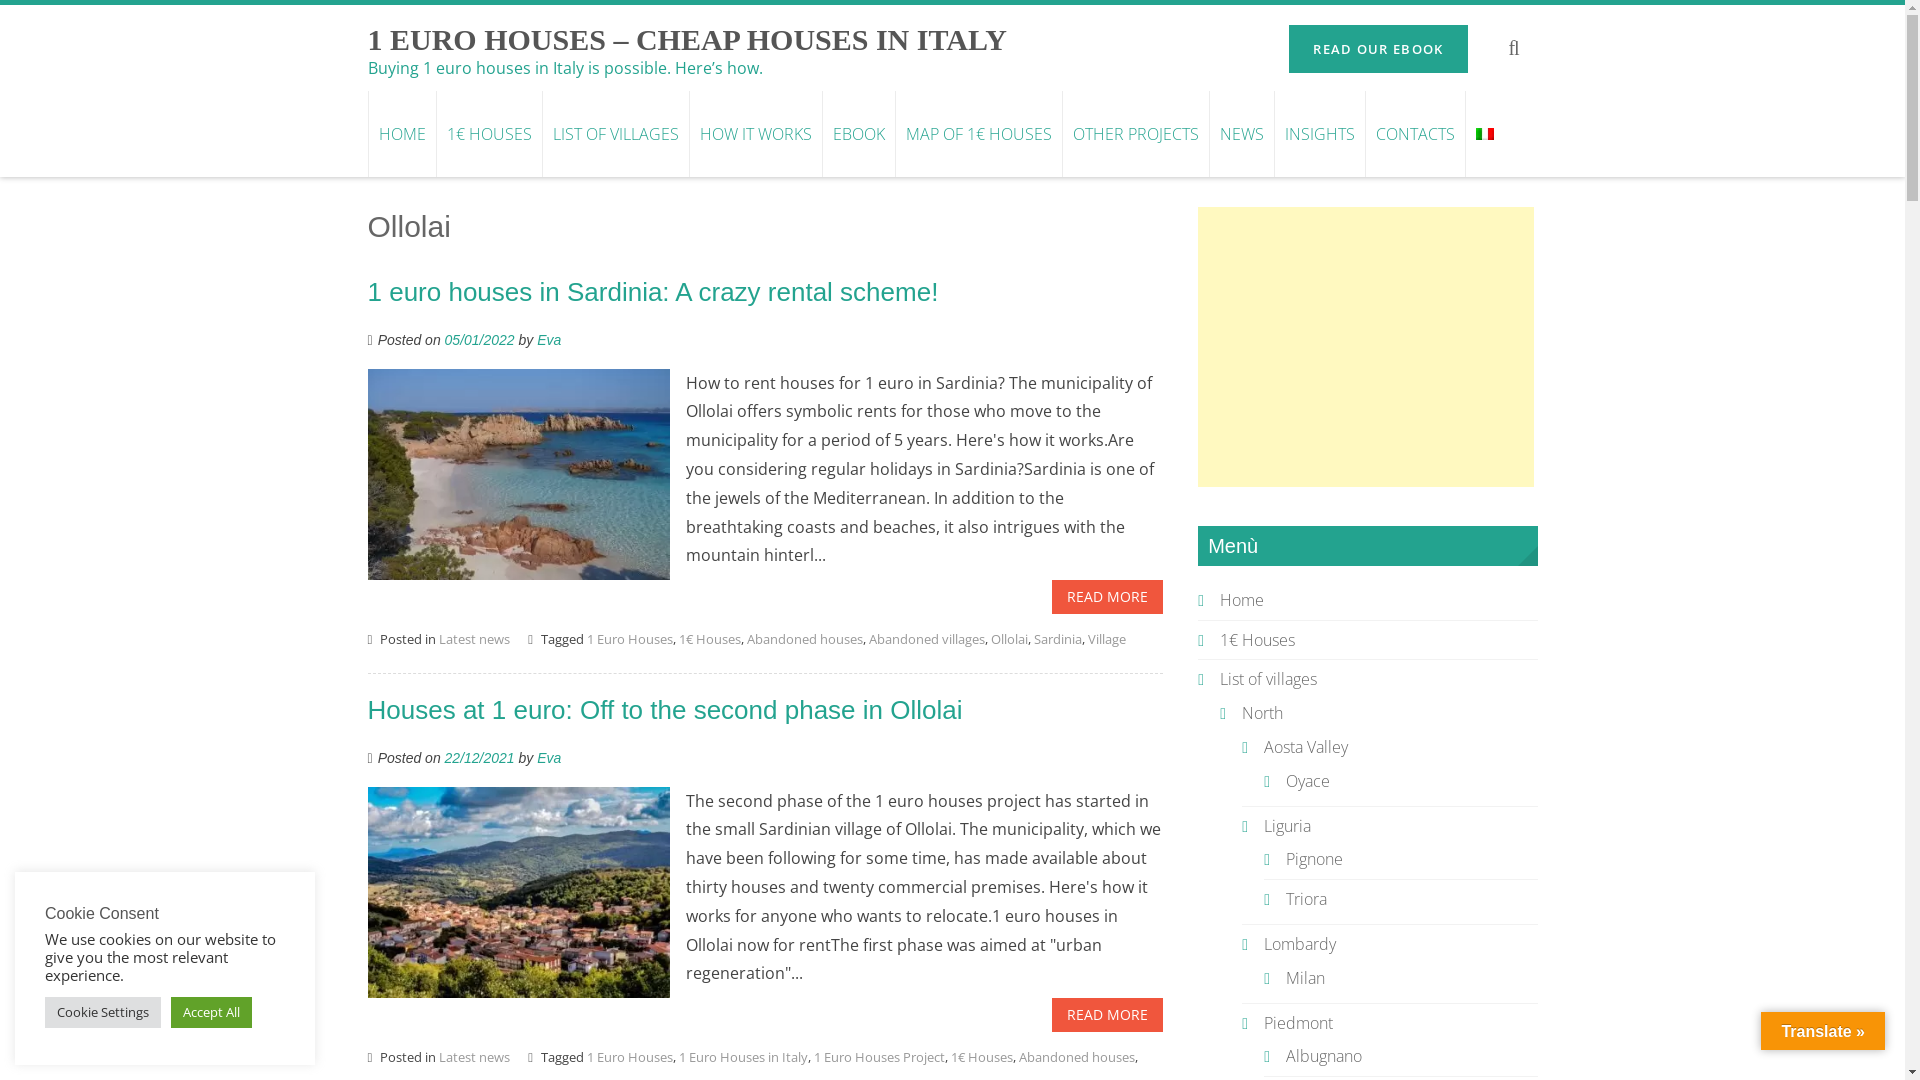 The width and height of the screenshot is (1920, 1080). Describe the element at coordinates (1106, 639) in the screenshot. I see `'Village'` at that location.